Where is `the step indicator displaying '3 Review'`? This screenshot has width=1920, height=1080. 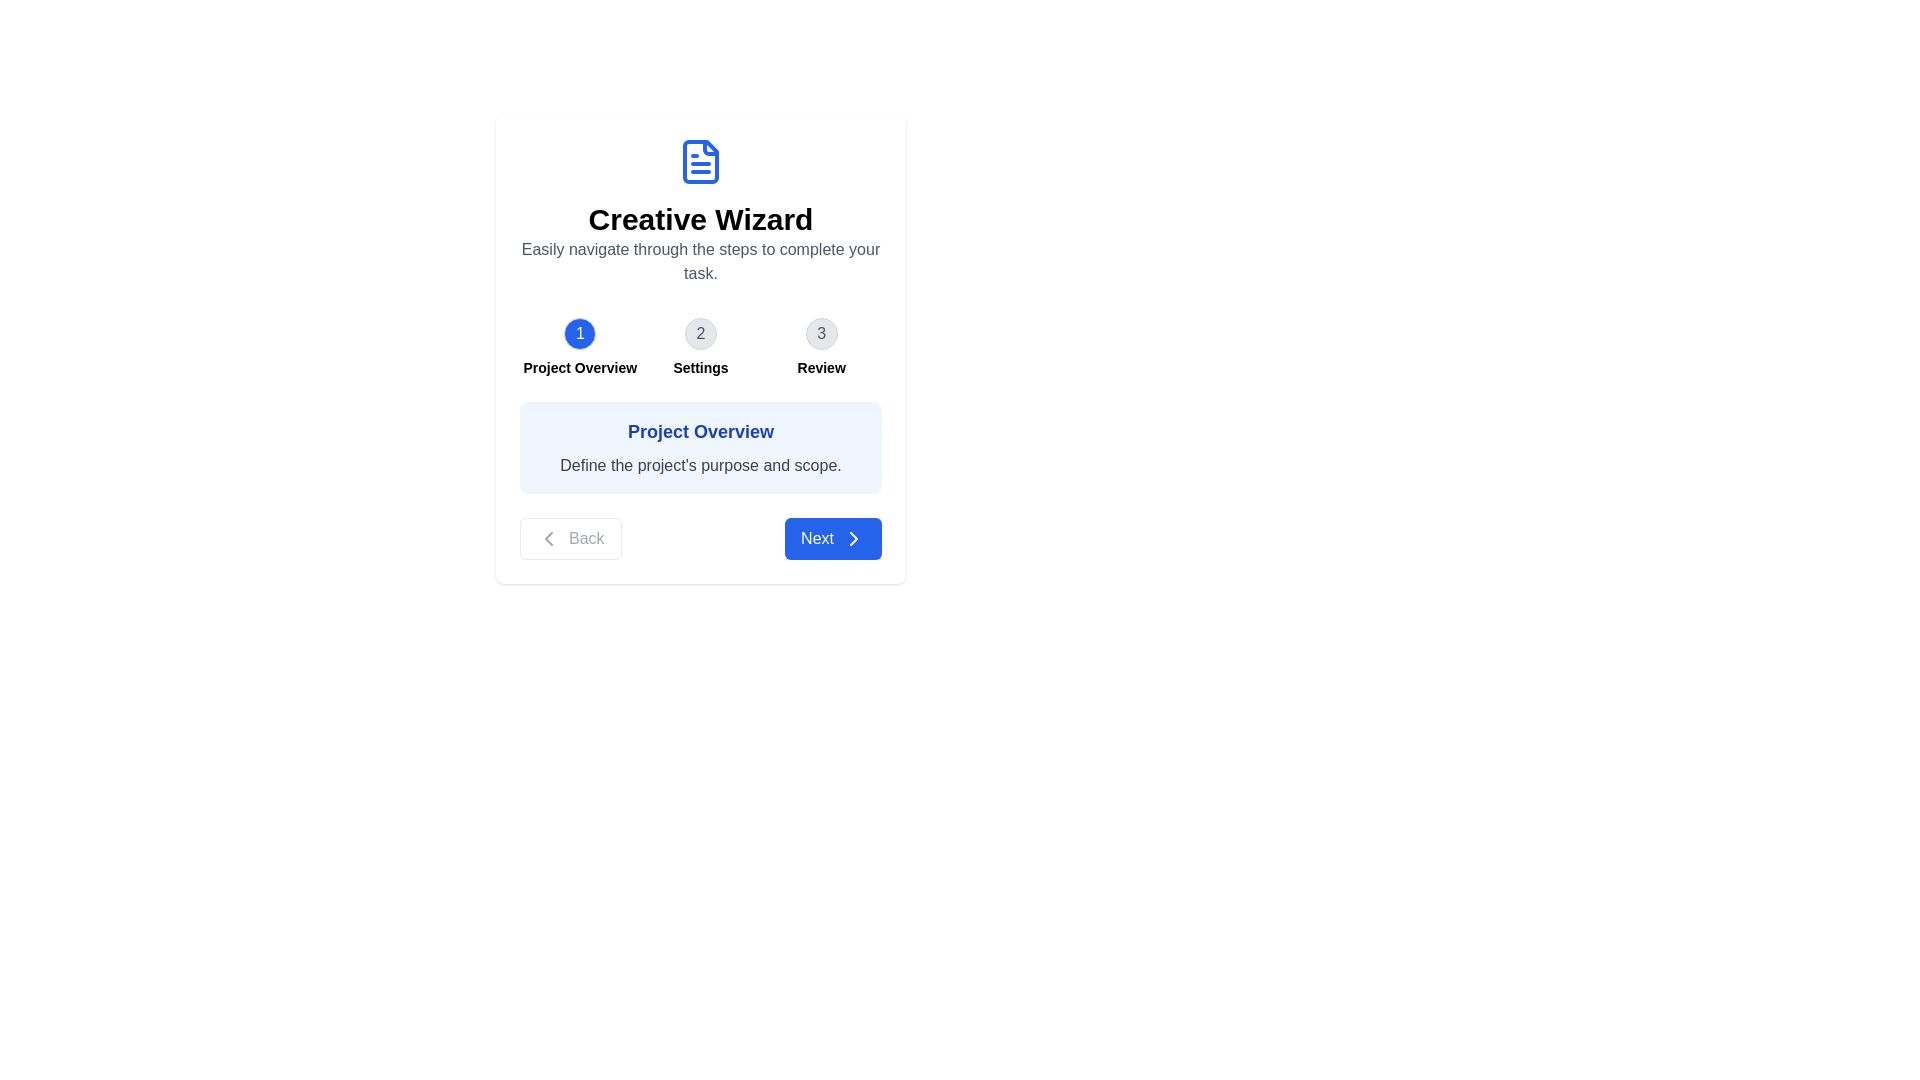 the step indicator displaying '3 Review' is located at coordinates (821, 346).